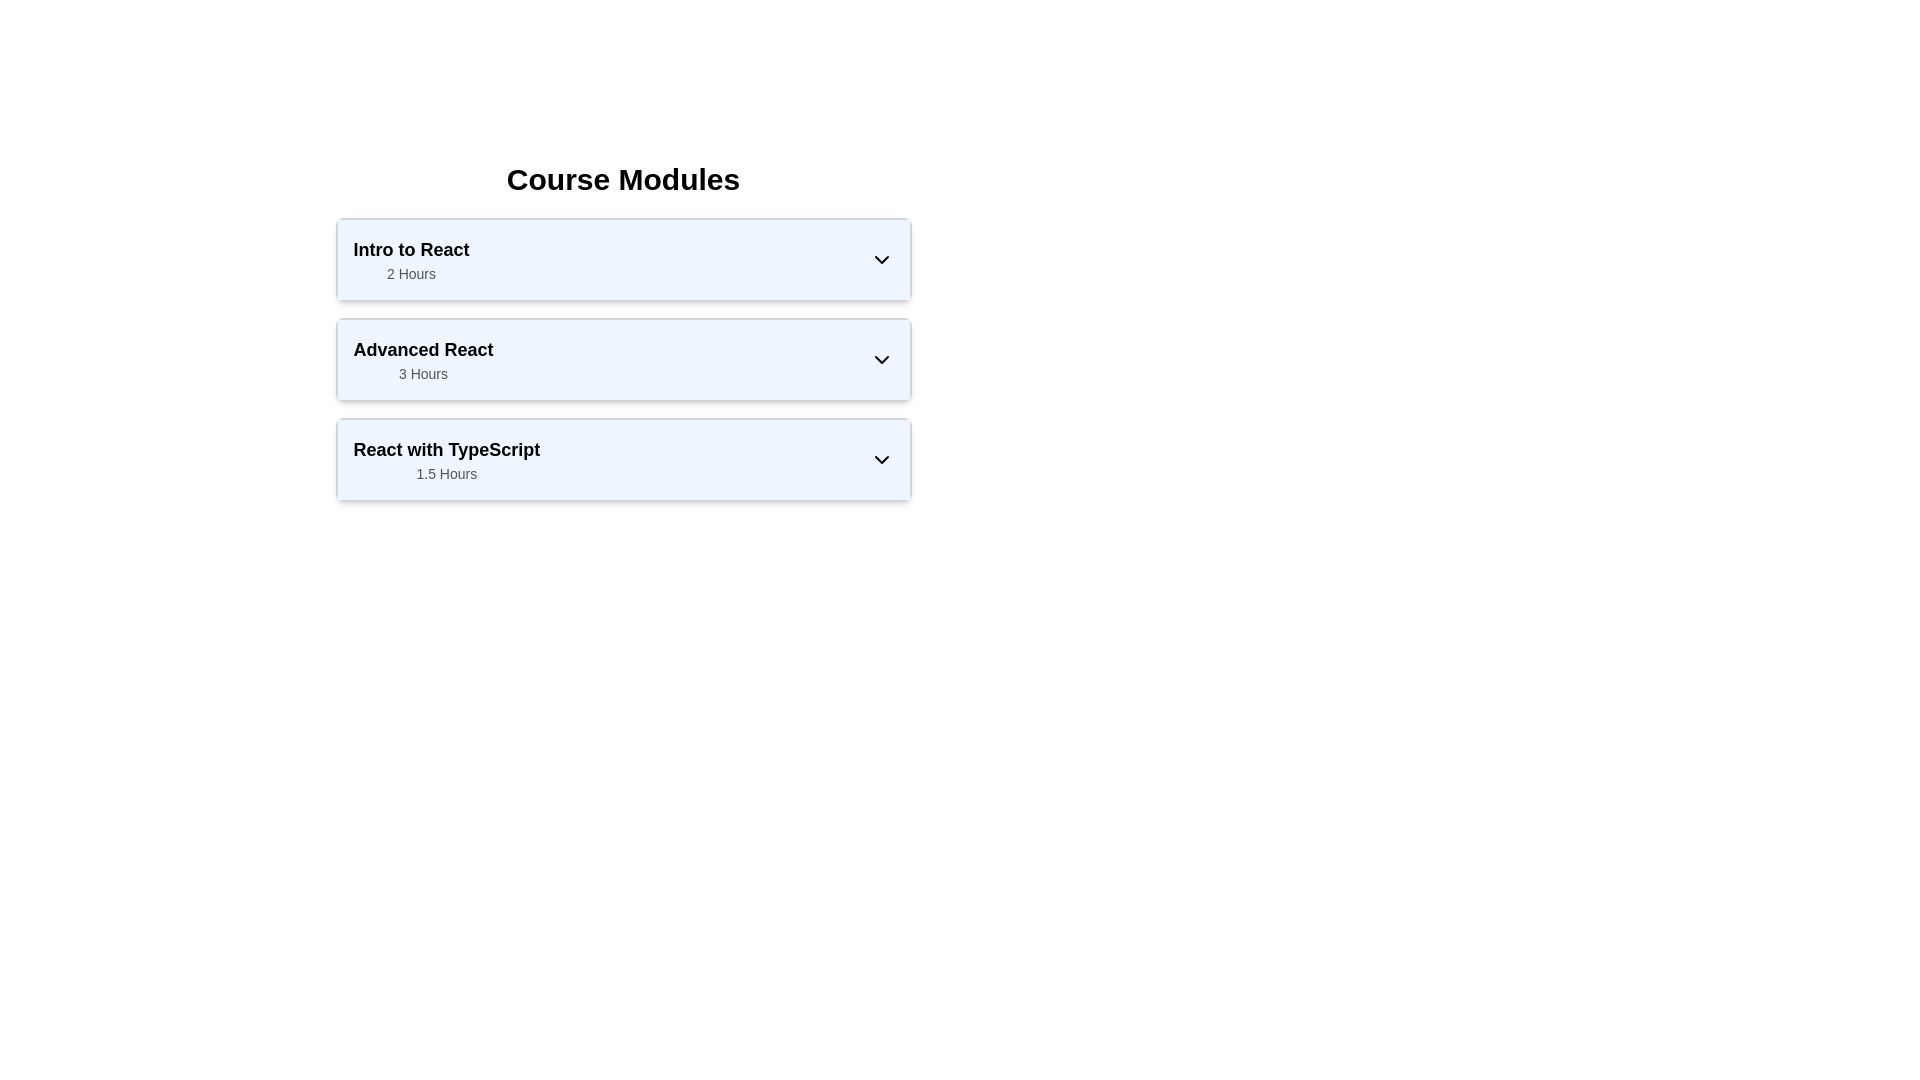 The image size is (1920, 1080). I want to click on the third course module entry in the list, which summarizes its title and duration, located below the 'Advanced React' module, so click(622, 459).